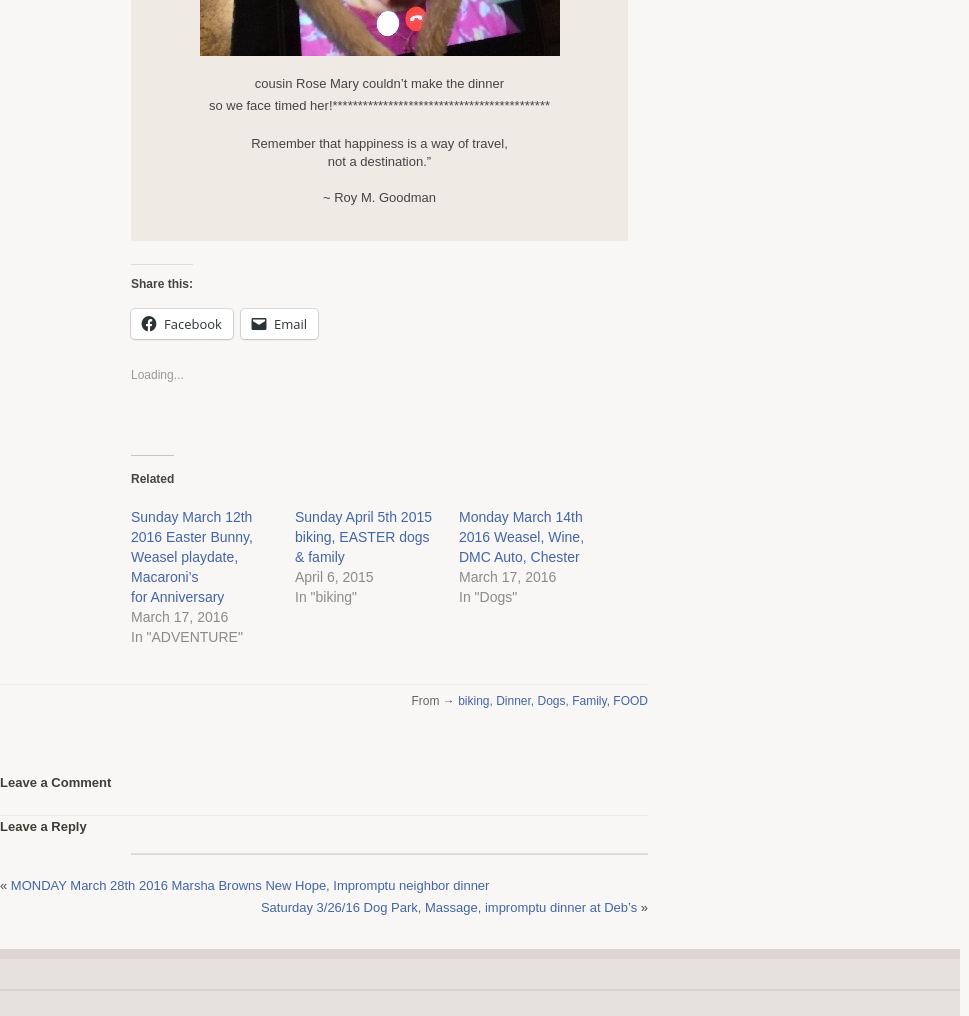  I want to click on 'biking', so click(458, 700).